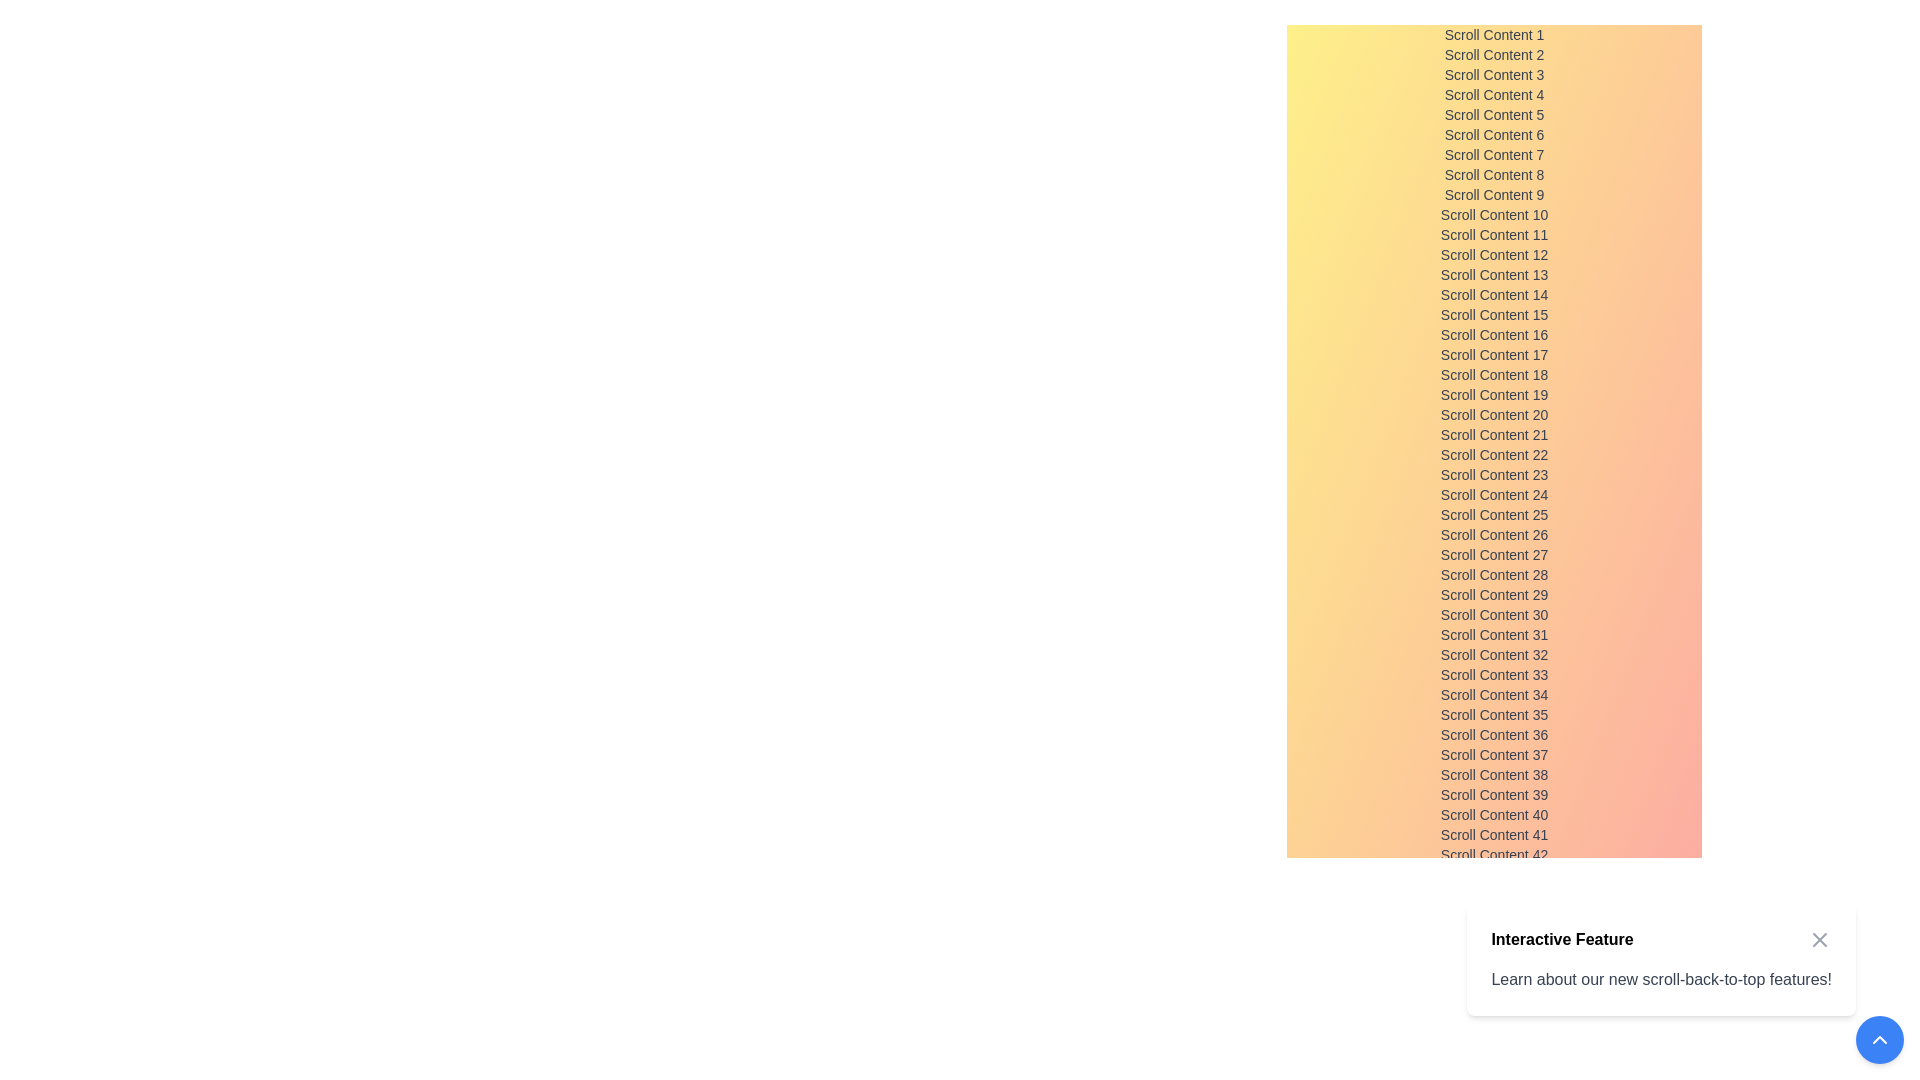 The width and height of the screenshot is (1920, 1080). What do you see at coordinates (1494, 954) in the screenshot?
I see `information displayed in the text label that shows 'Scroll Content 47', which is part of a vertical list of similar items` at bounding box center [1494, 954].